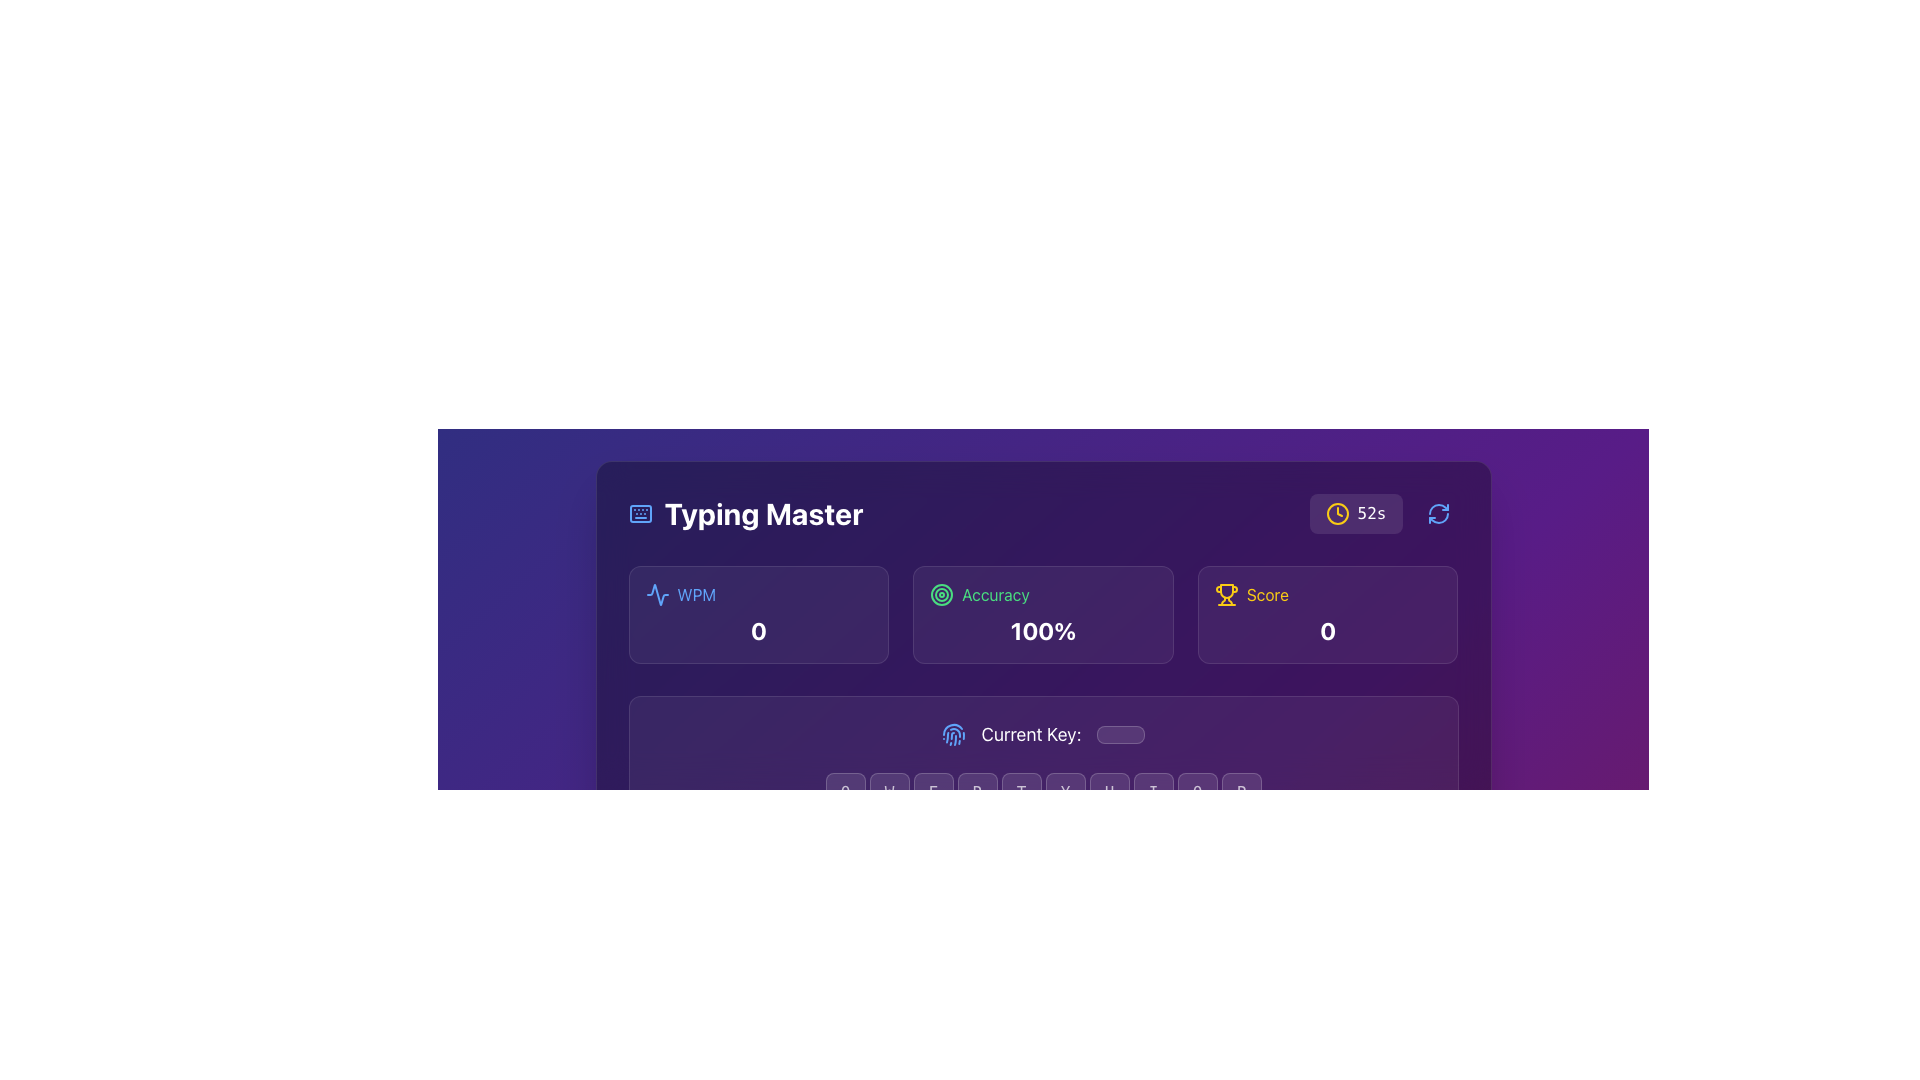 This screenshot has height=1080, width=1920. I want to click on the 'P' key button on the virtual keyboard, so click(1240, 792).